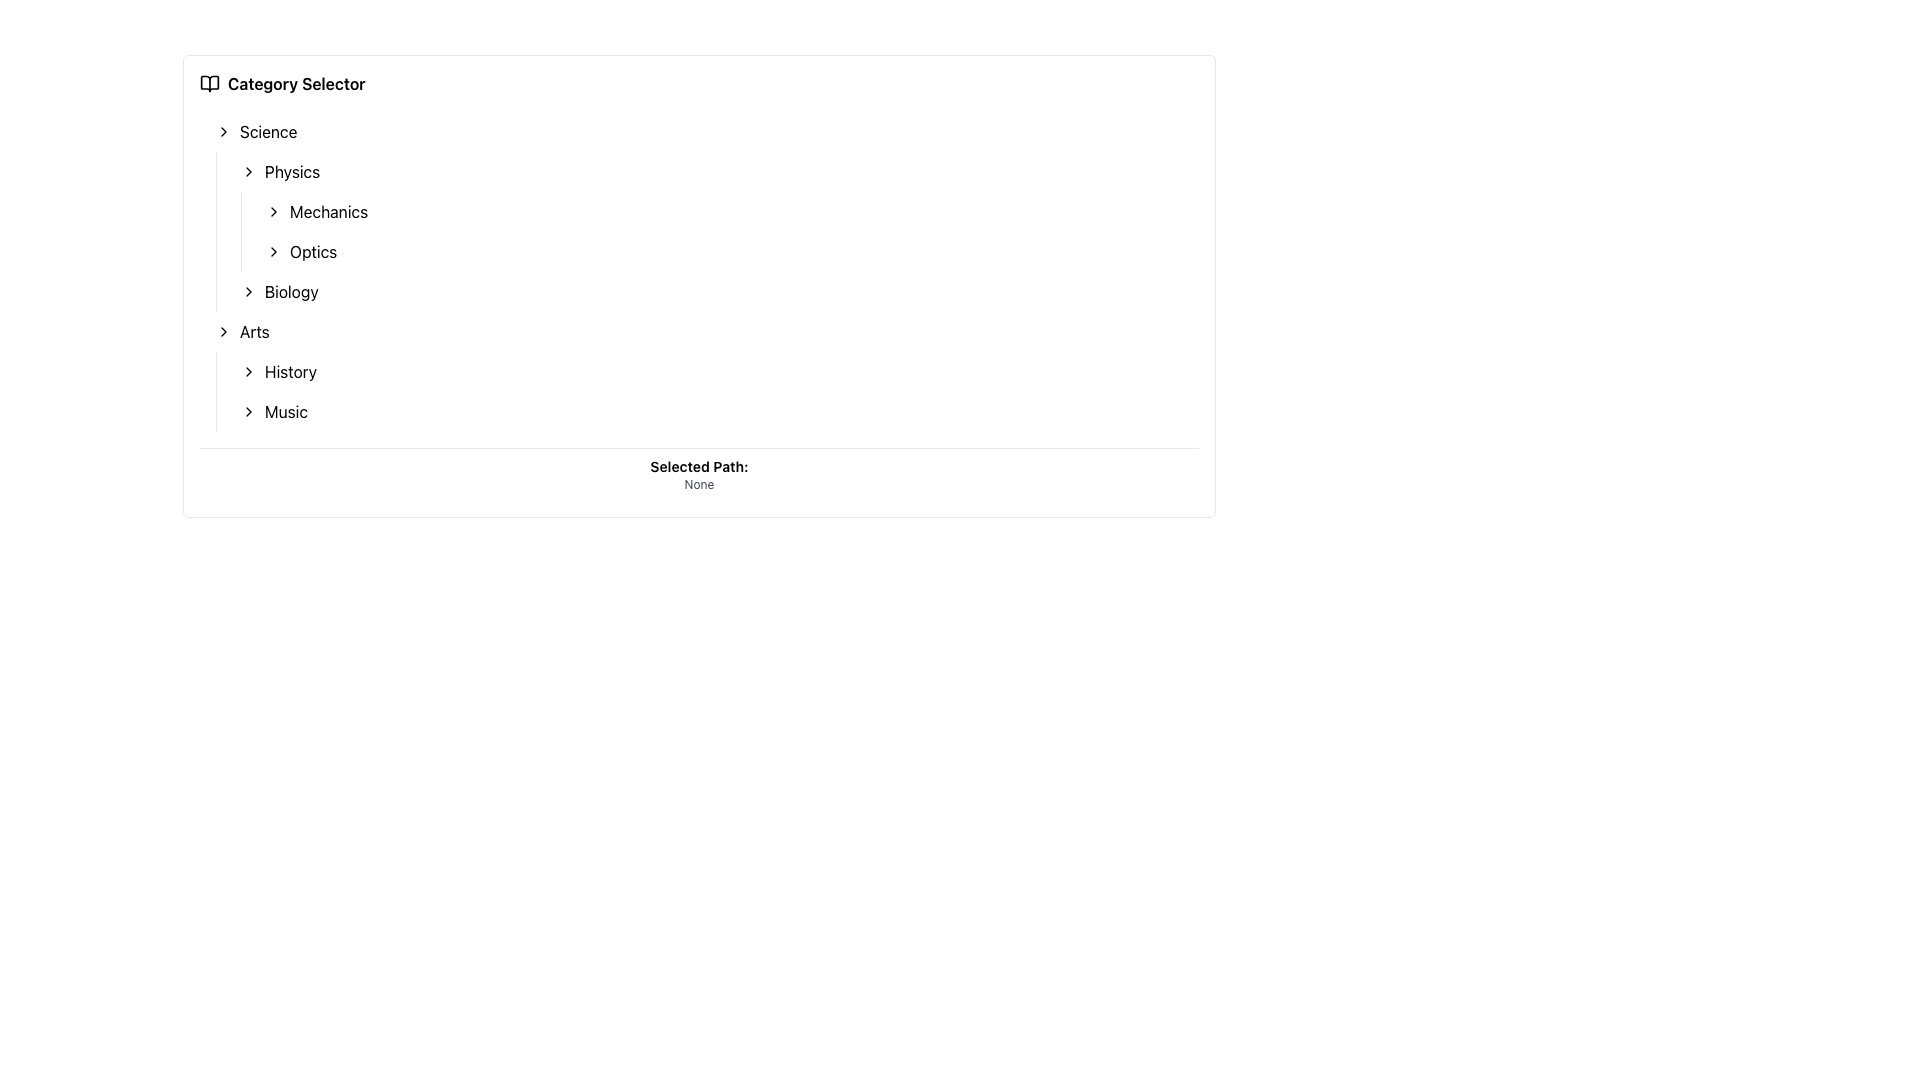 This screenshot has width=1920, height=1080. What do you see at coordinates (253, 330) in the screenshot?
I see `the 'Arts' text label in the vertical navigation menu` at bounding box center [253, 330].